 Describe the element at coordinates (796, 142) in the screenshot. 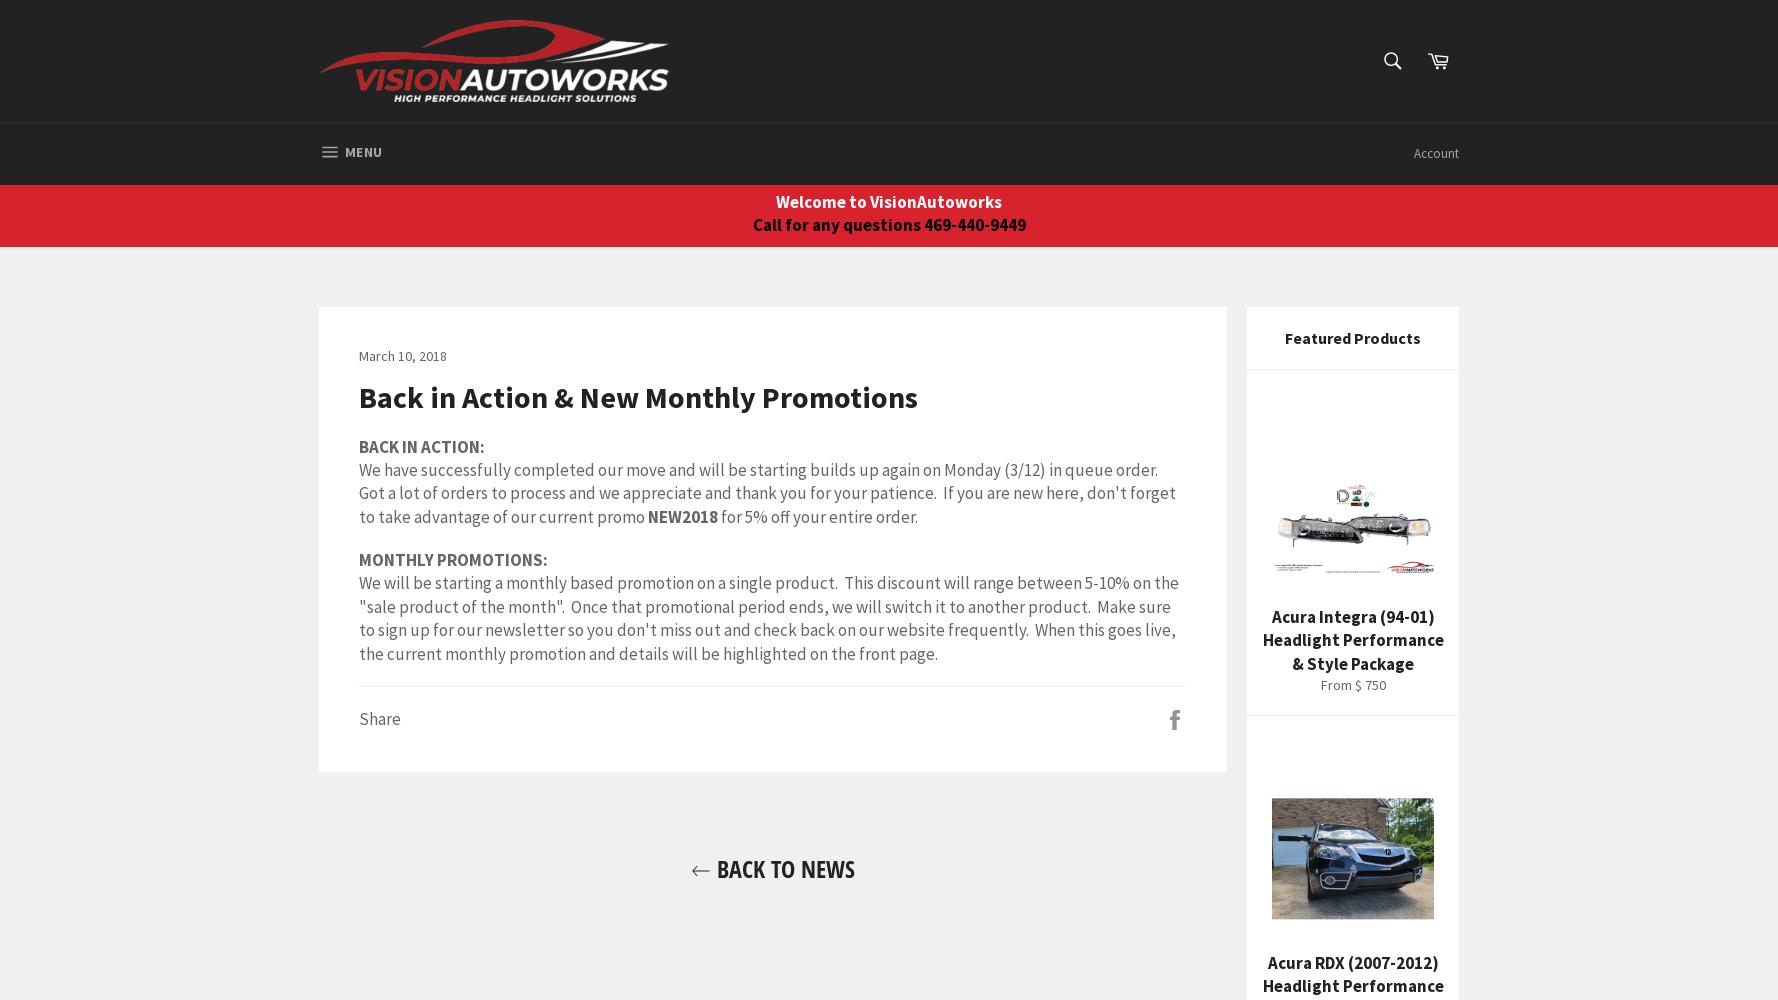

I see `'Item added to cart.'` at that location.